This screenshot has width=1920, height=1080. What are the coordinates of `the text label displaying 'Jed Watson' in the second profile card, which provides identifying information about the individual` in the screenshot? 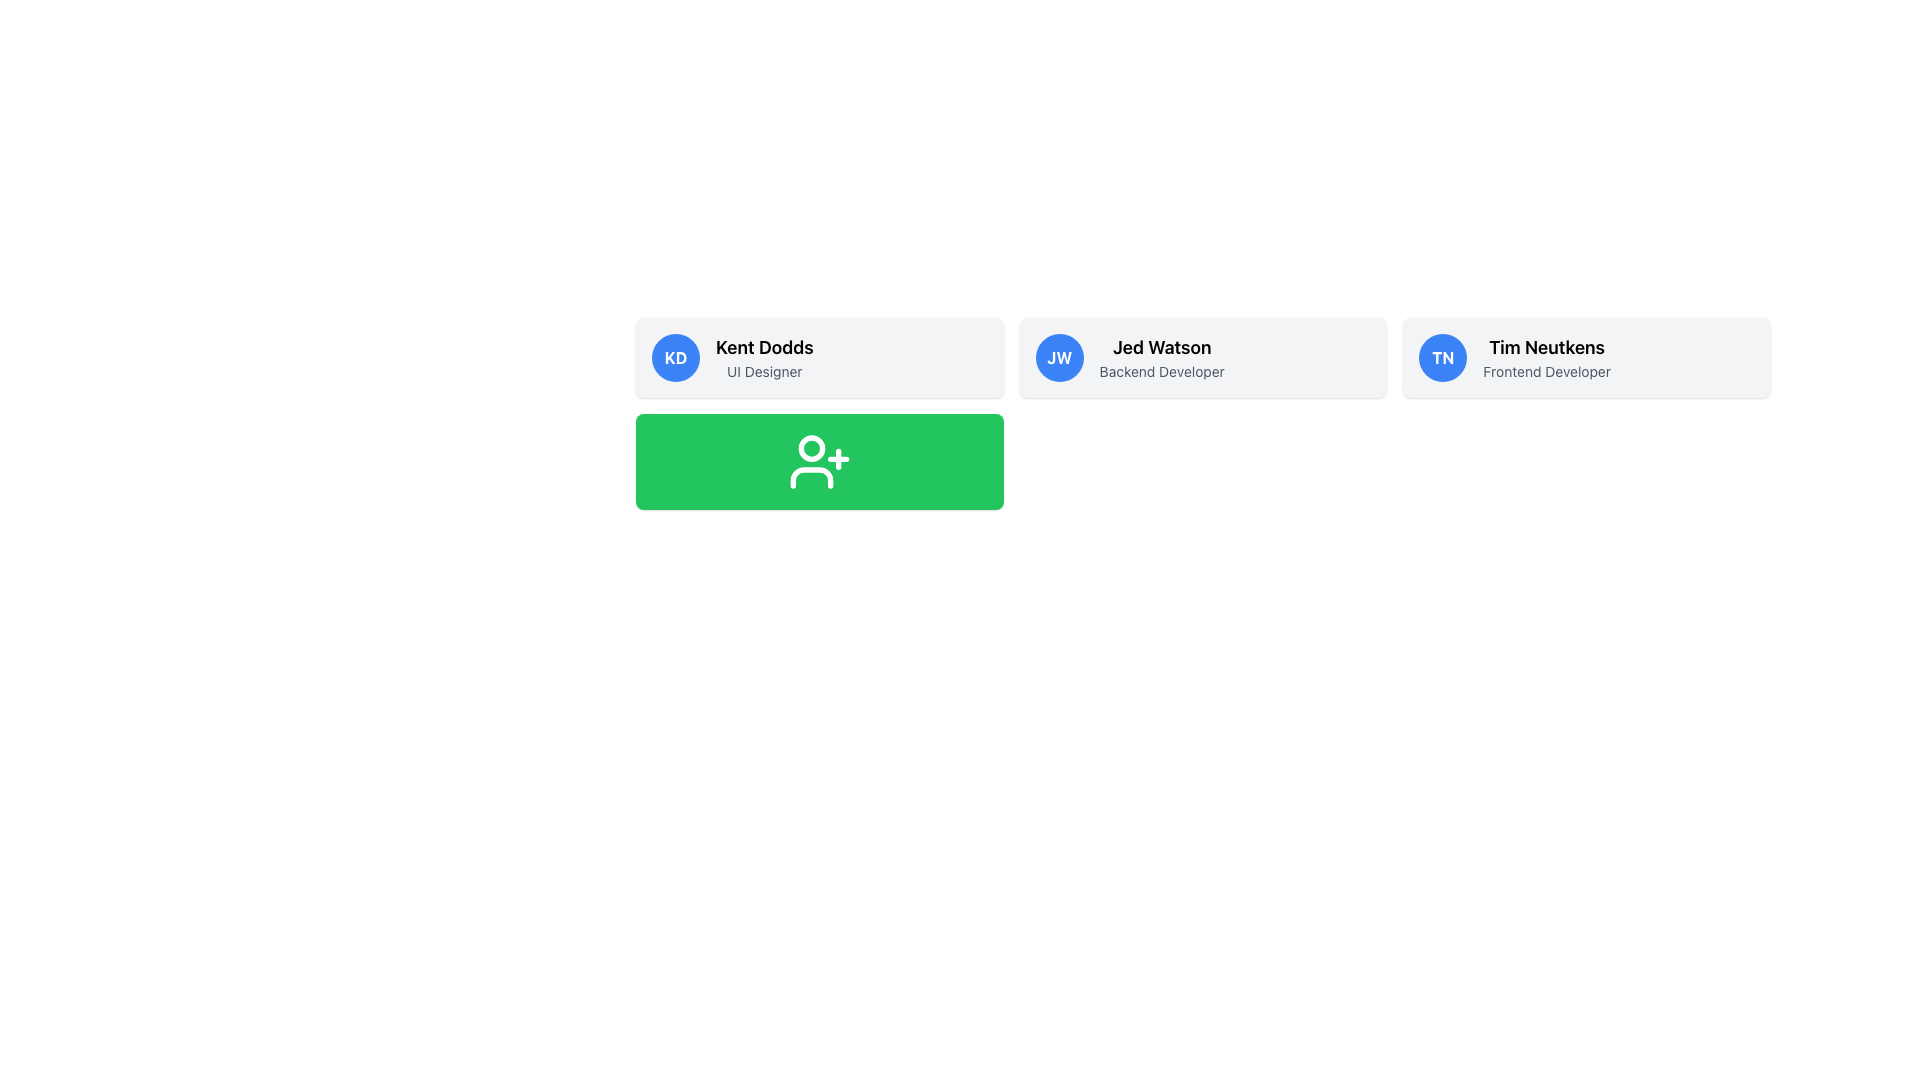 It's located at (1162, 357).